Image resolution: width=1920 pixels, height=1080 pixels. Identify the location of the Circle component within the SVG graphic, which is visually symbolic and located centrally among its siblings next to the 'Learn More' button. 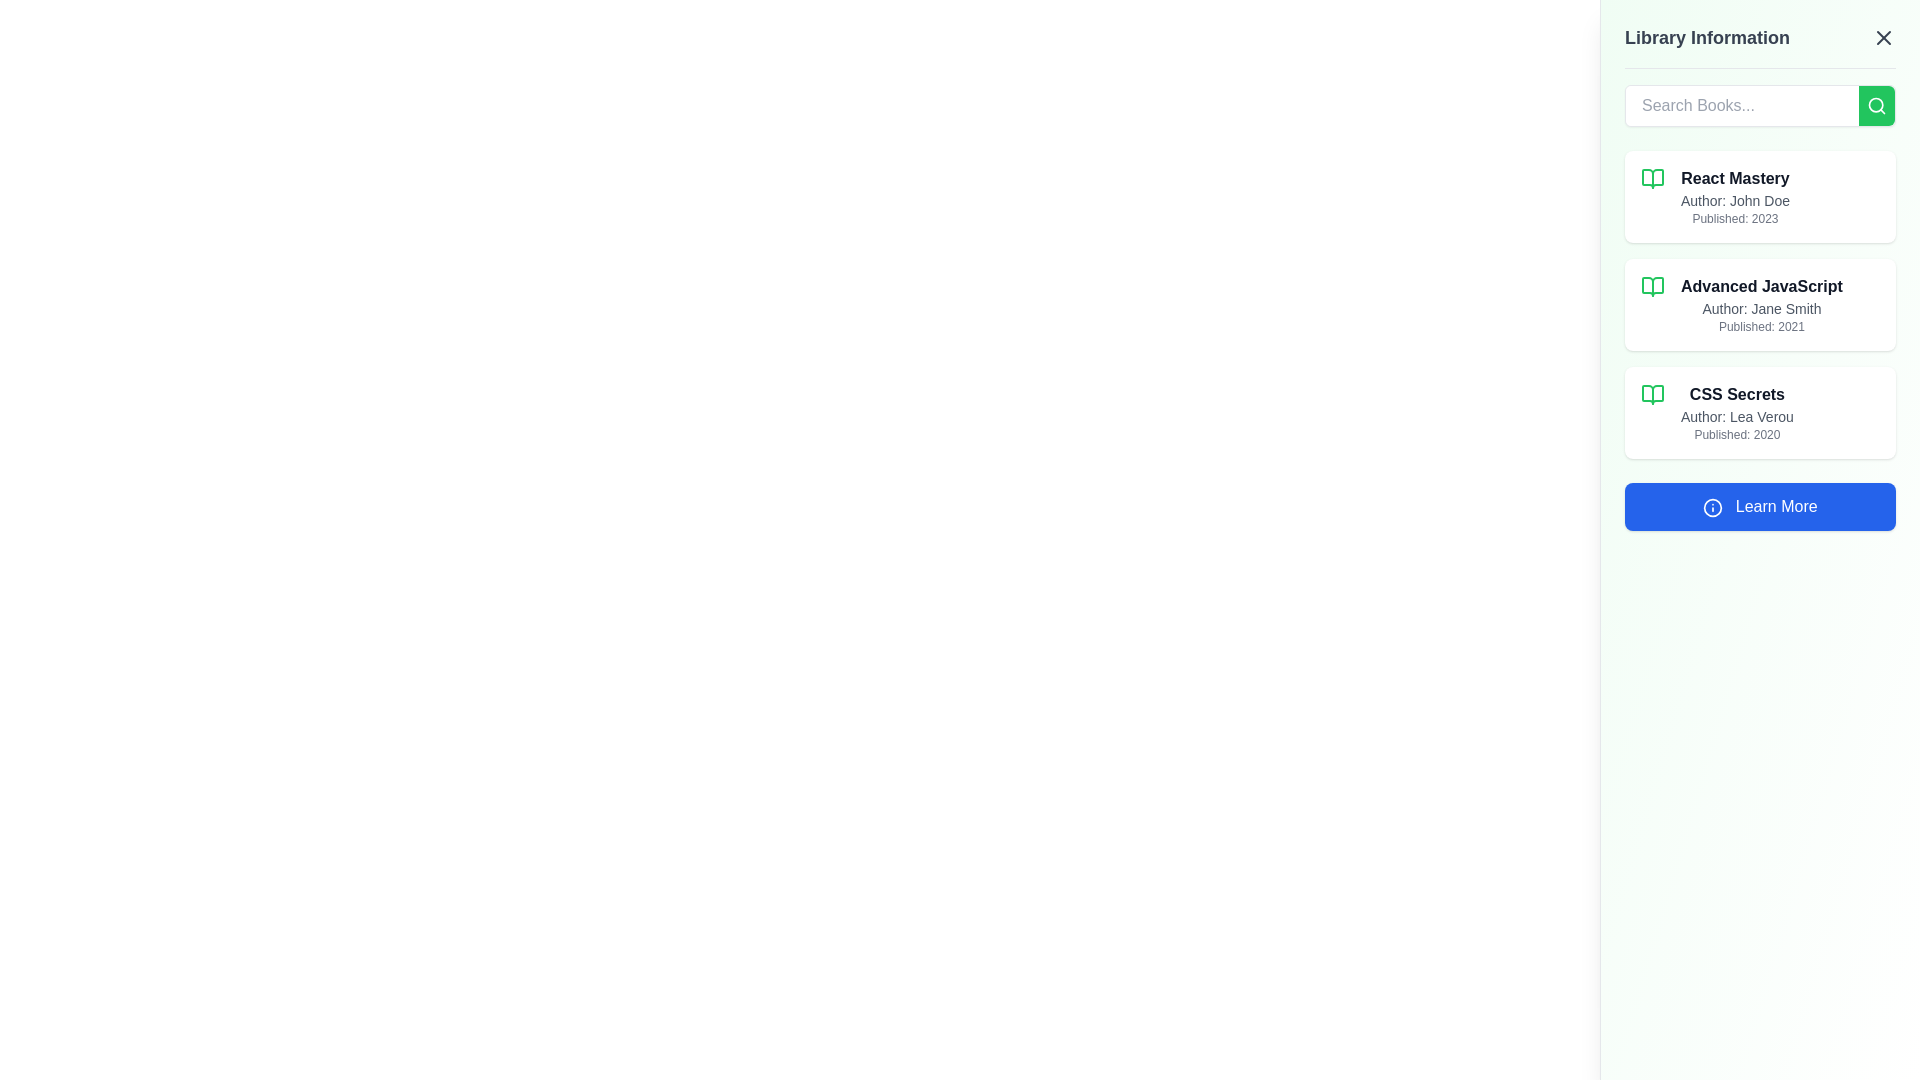
(1712, 506).